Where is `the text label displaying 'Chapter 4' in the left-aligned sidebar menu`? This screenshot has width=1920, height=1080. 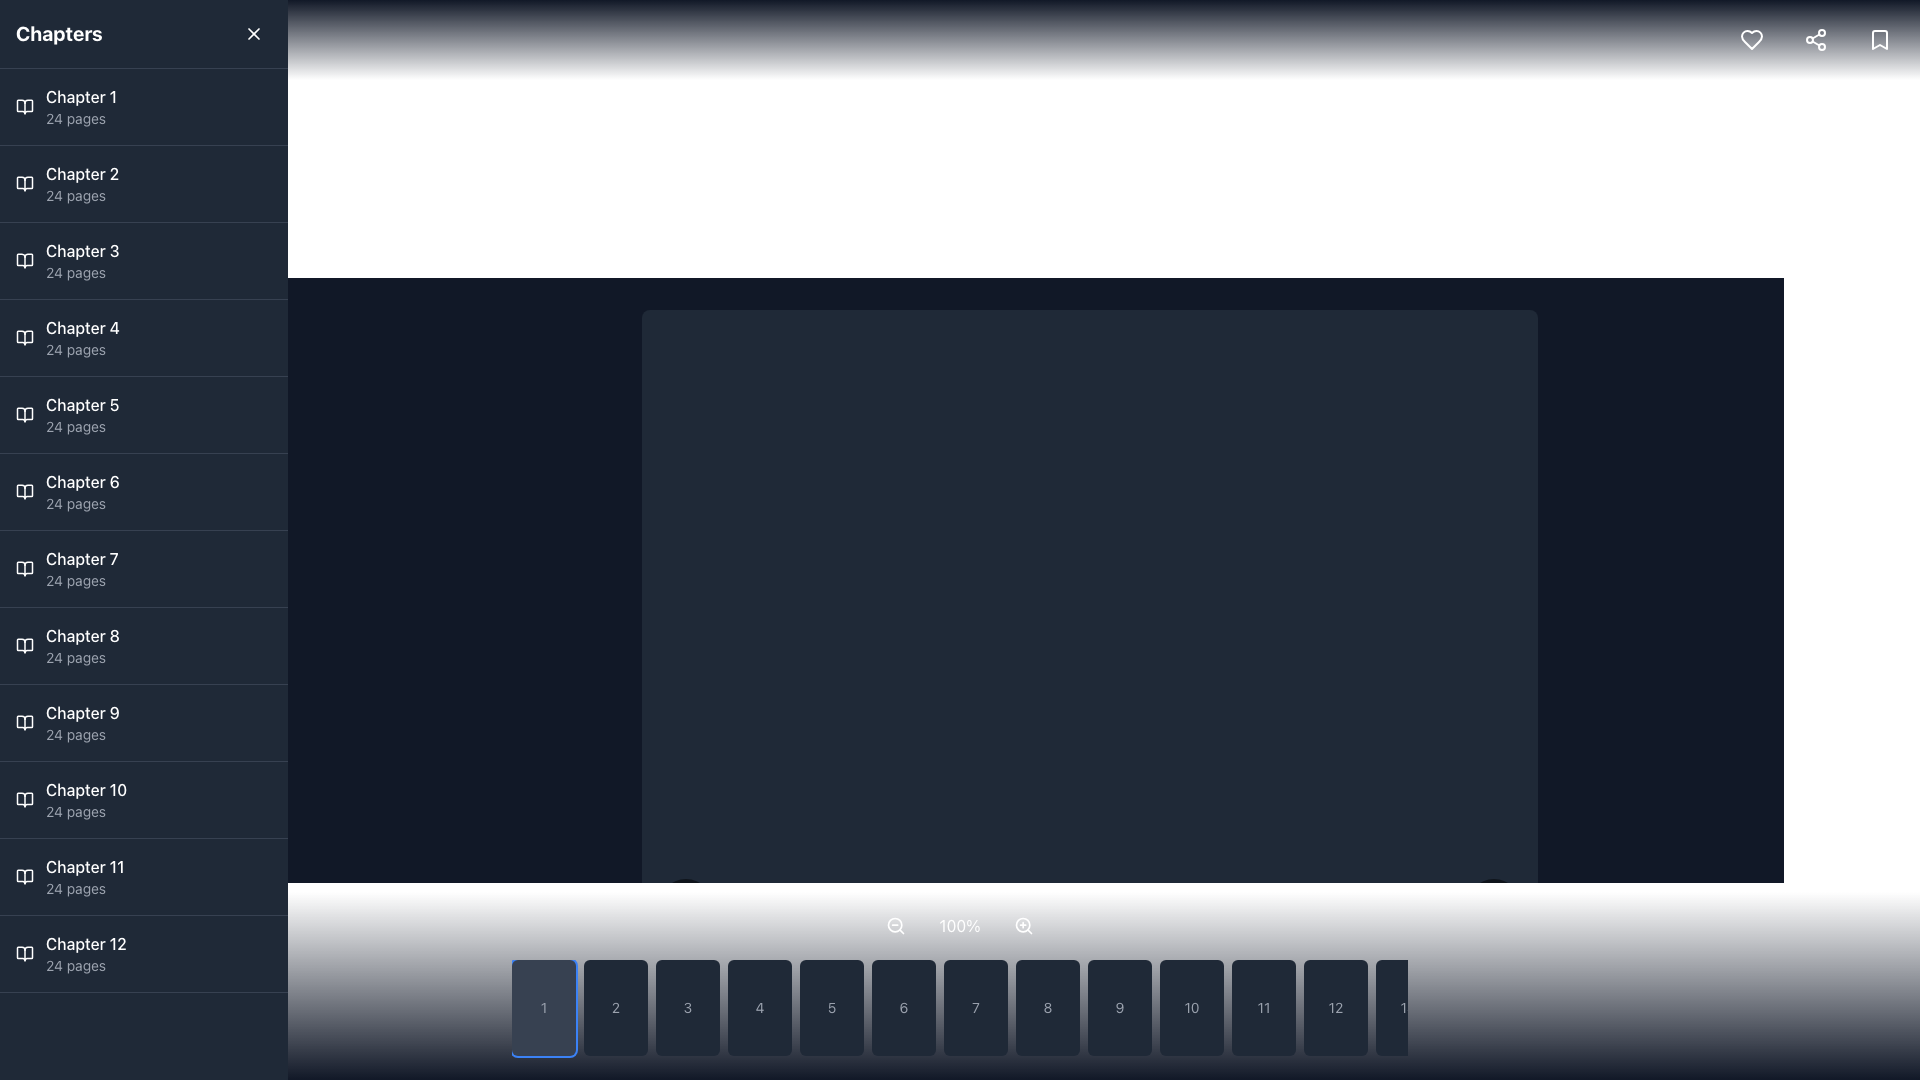
the text label displaying 'Chapter 4' in the left-aligned sidebar menu is located at coordinates (81, 326).